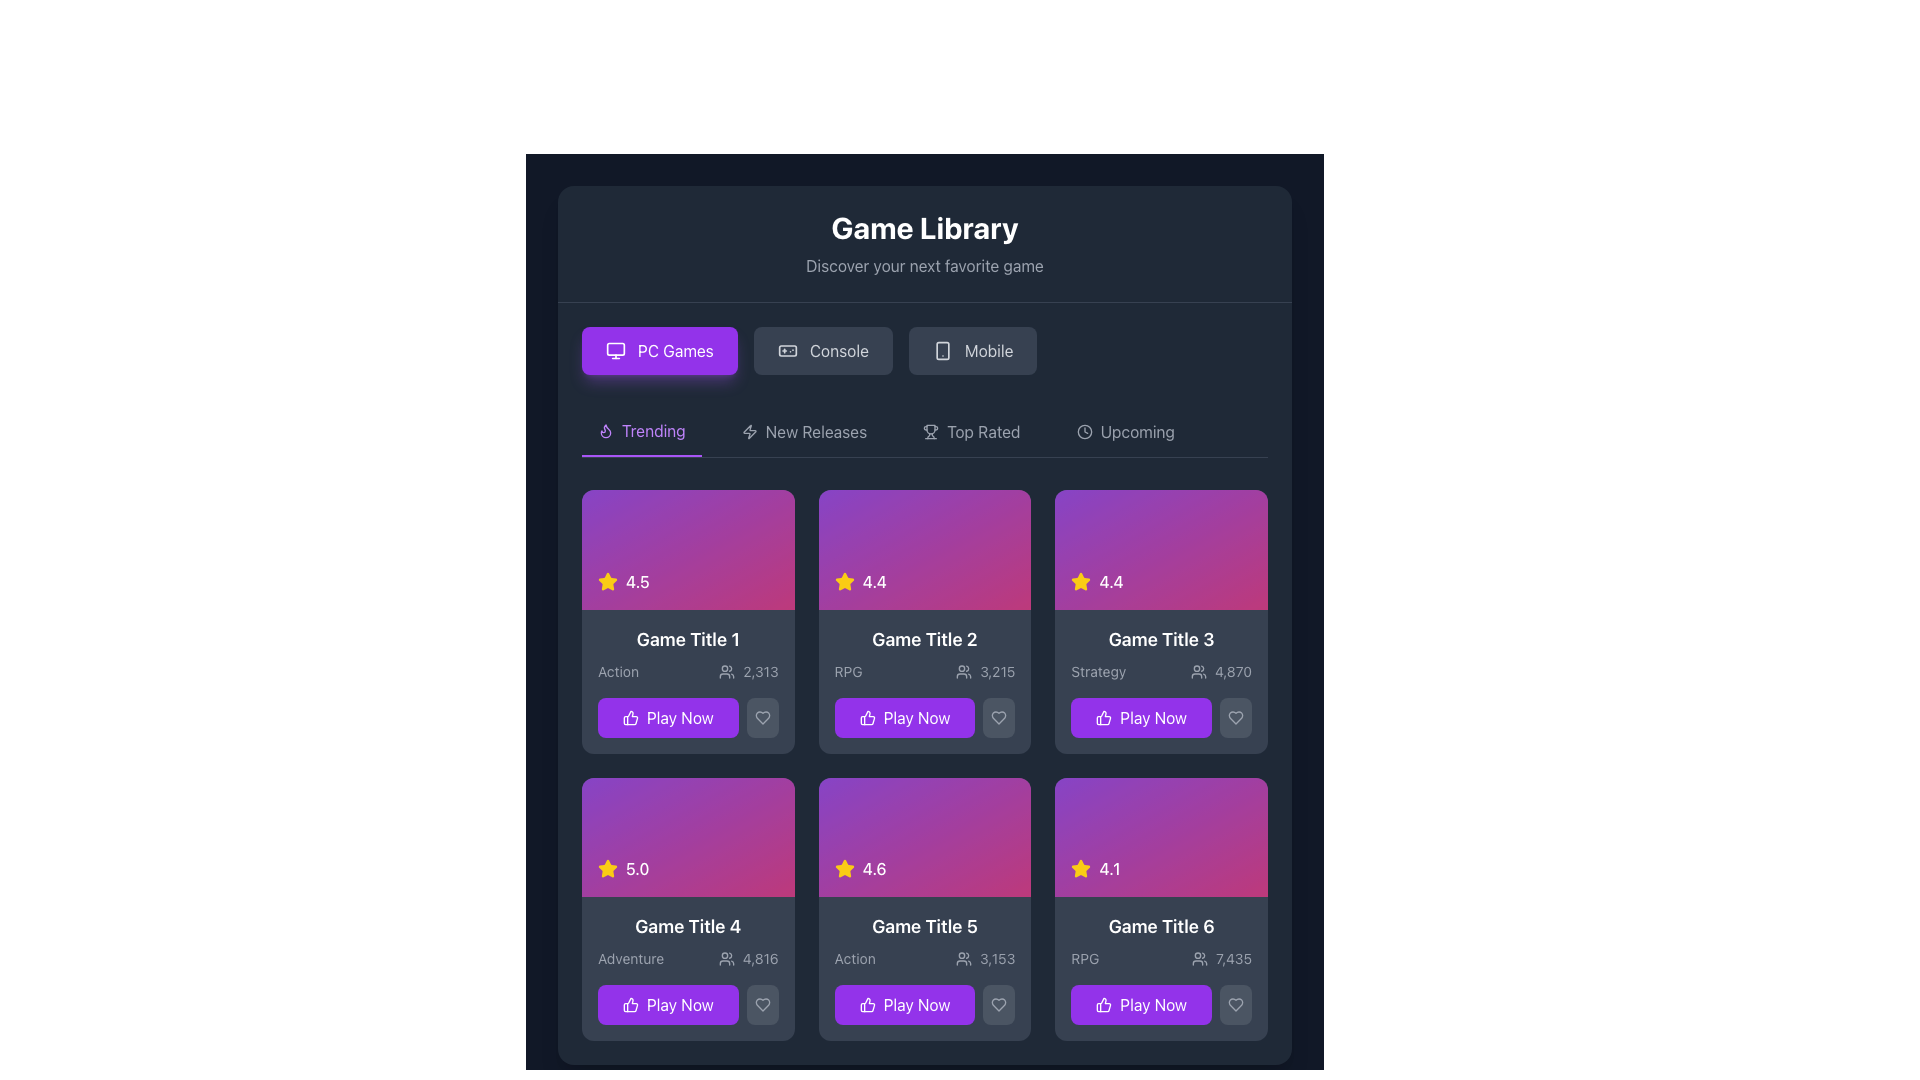 This screenshot has height=1080, width=1920. Describe the element at coordinates (688, 680) in the screenshot. I see `the 'Play Now' button on the Informational Card located in the first column and second row of the grid layout in the 'Trending' section` at that location.